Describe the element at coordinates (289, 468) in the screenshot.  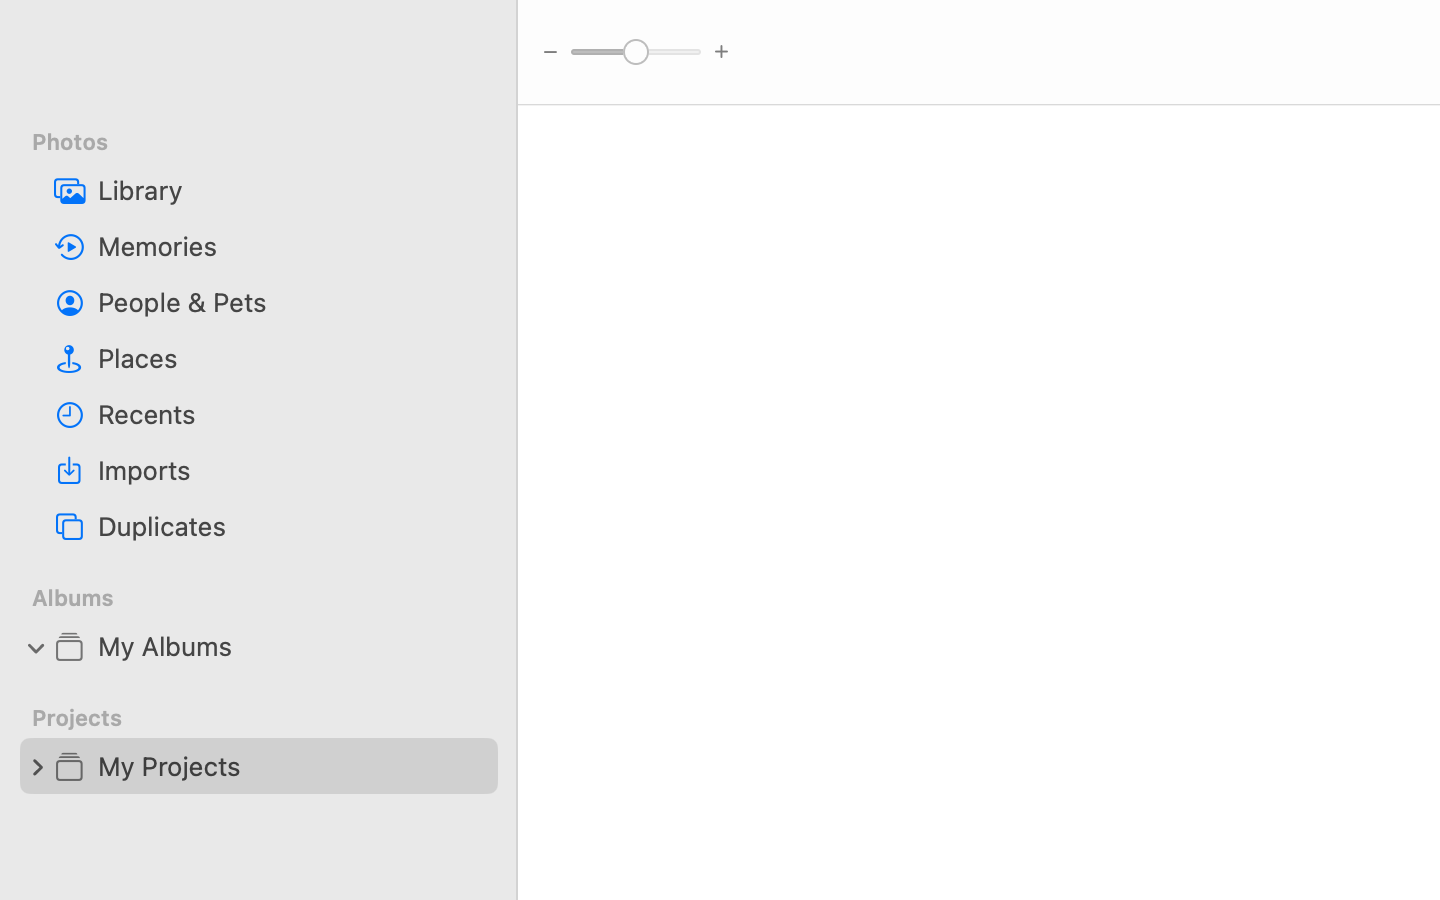
I see `'Imports'` at that location.